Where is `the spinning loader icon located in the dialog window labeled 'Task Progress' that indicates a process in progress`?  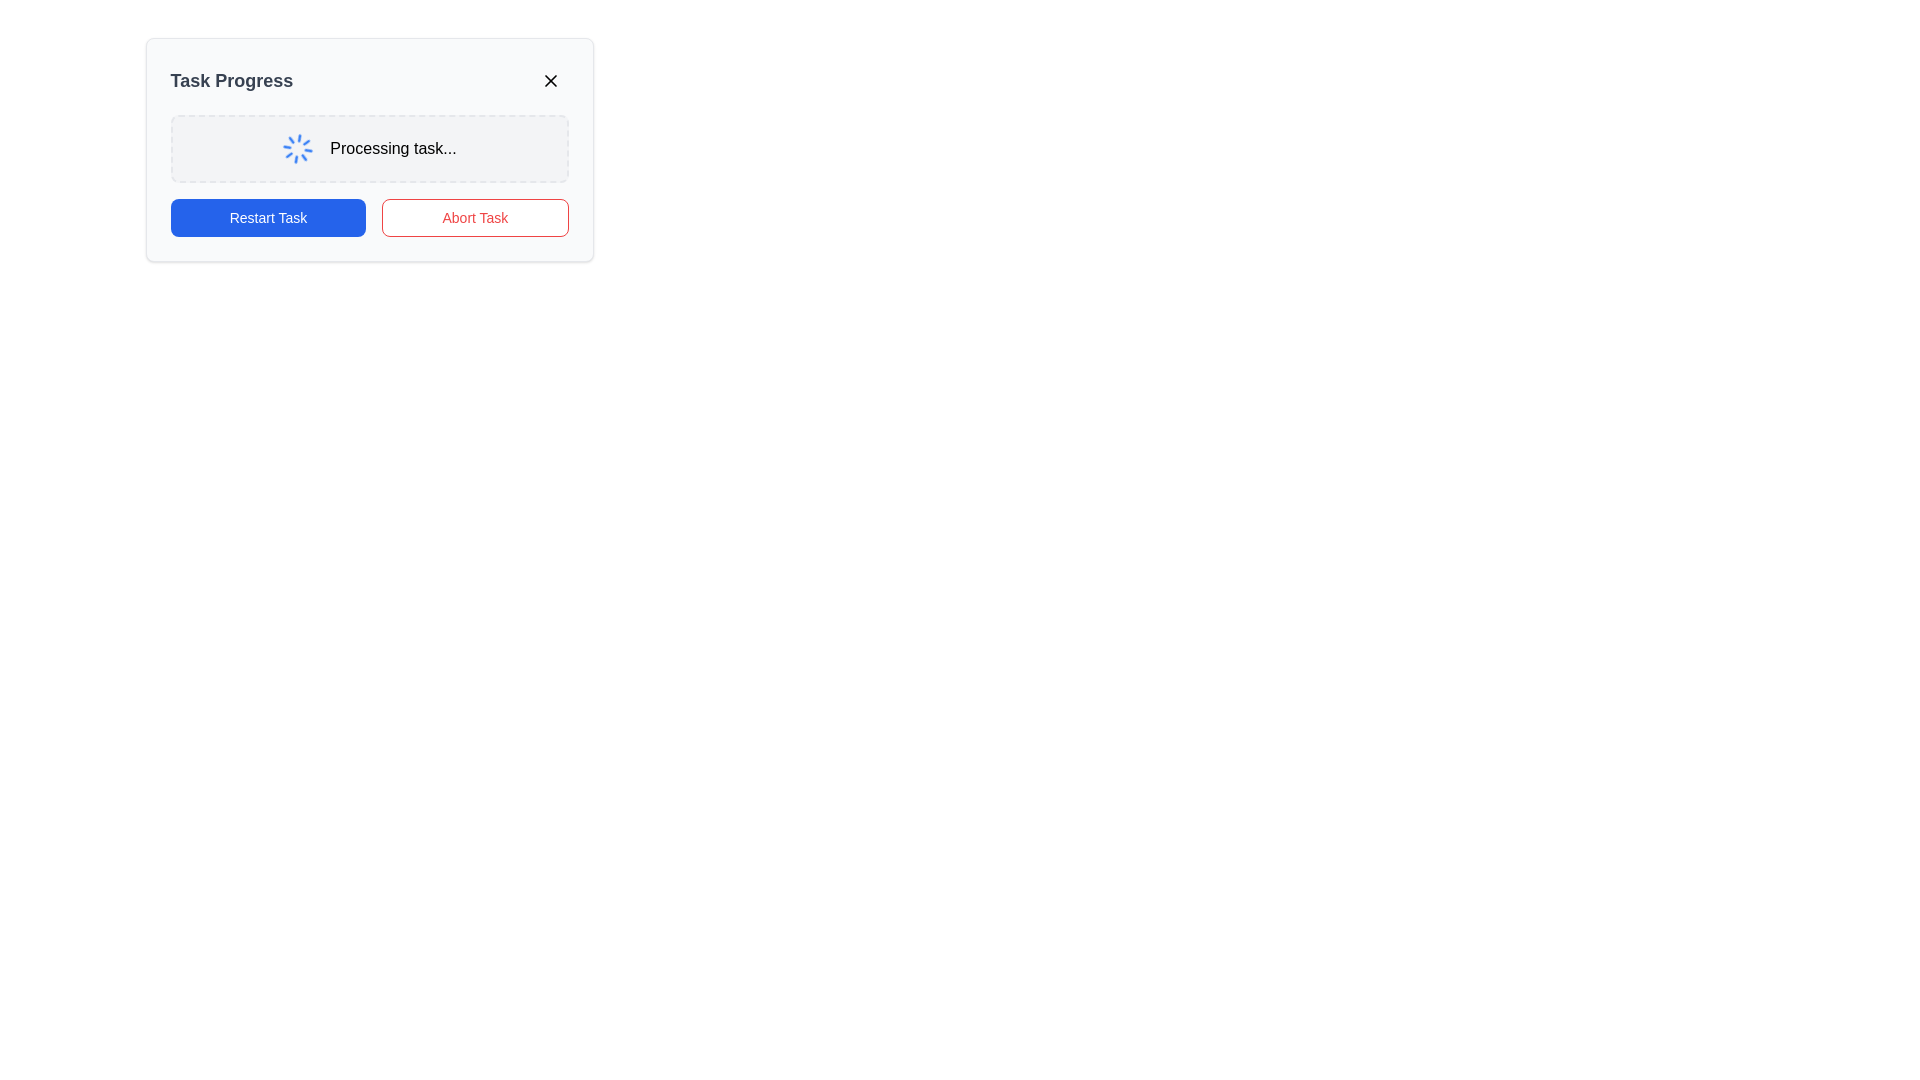
the spinning loader icon located in the dialog window labeled 'Task Progress' that indicates a process in progress is located at coordinates (297, 148).